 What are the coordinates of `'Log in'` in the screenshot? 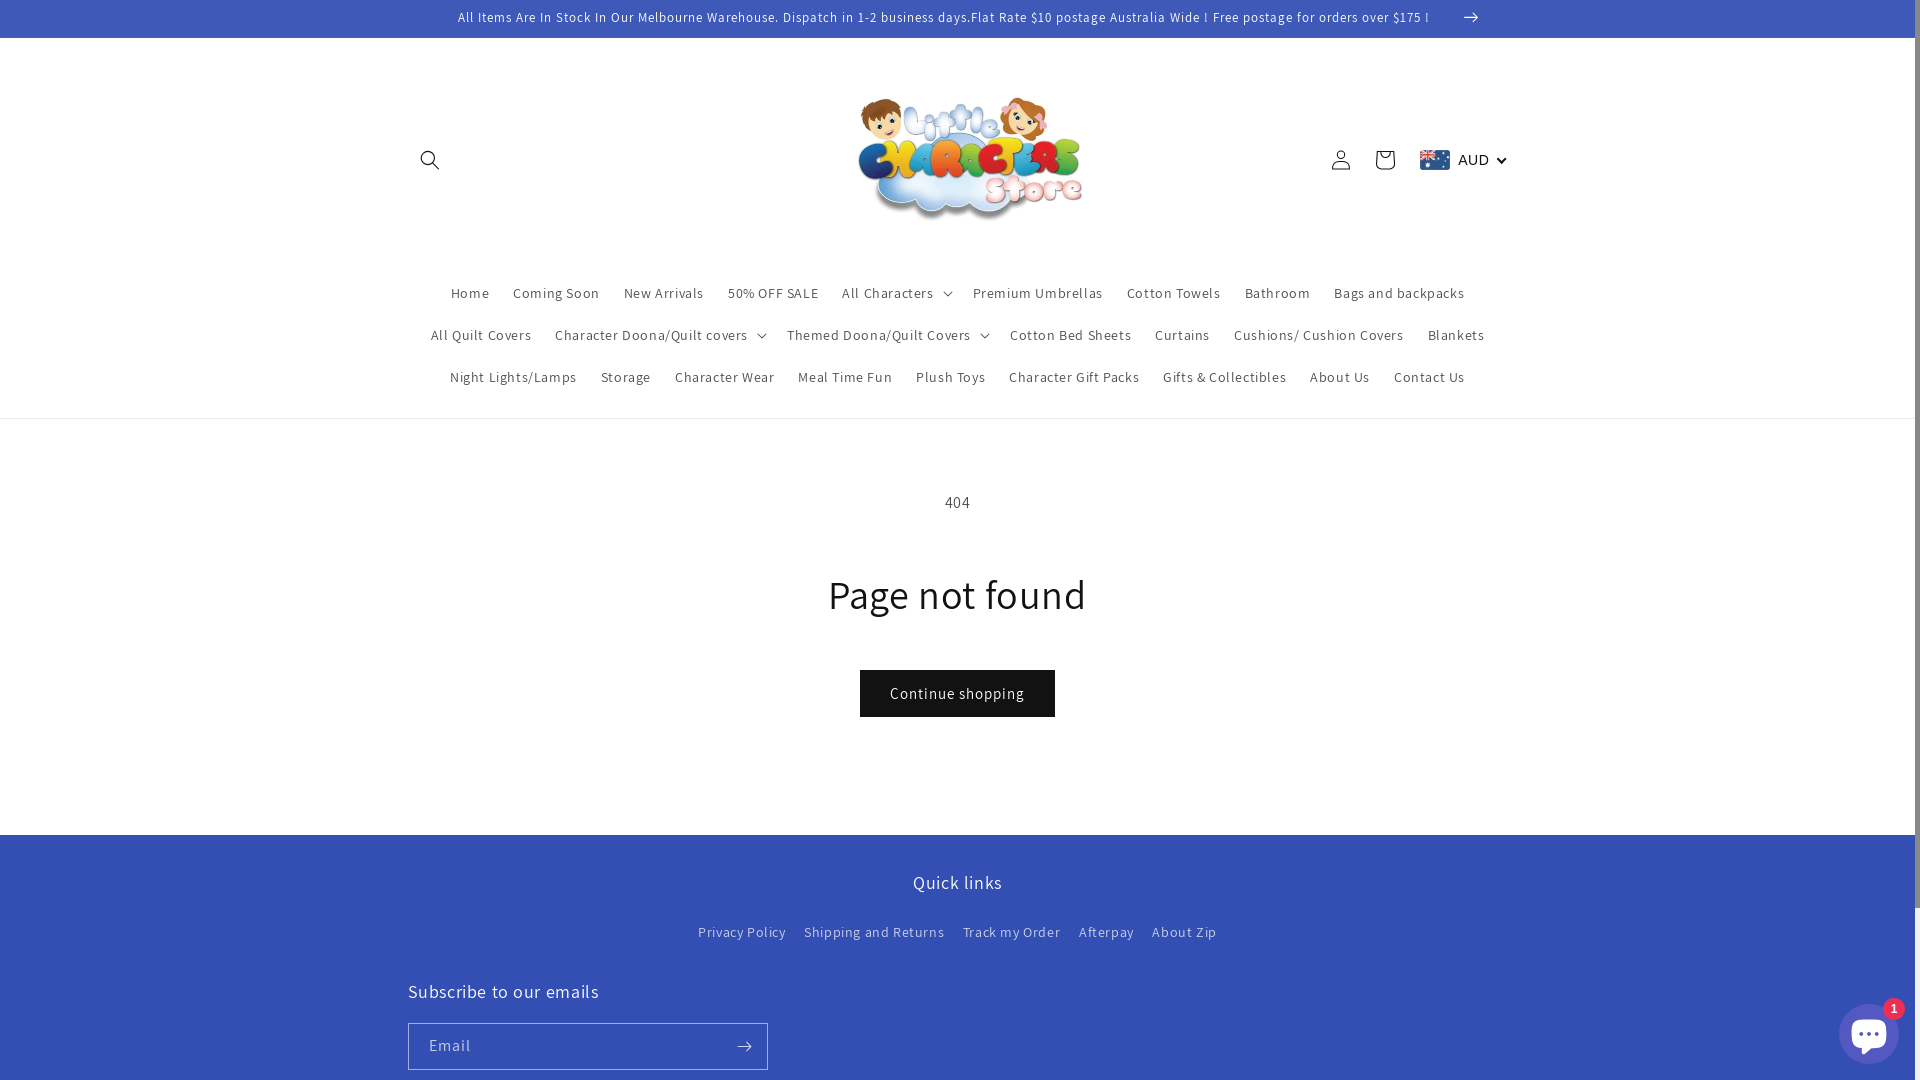 It's located at (1340, 158).